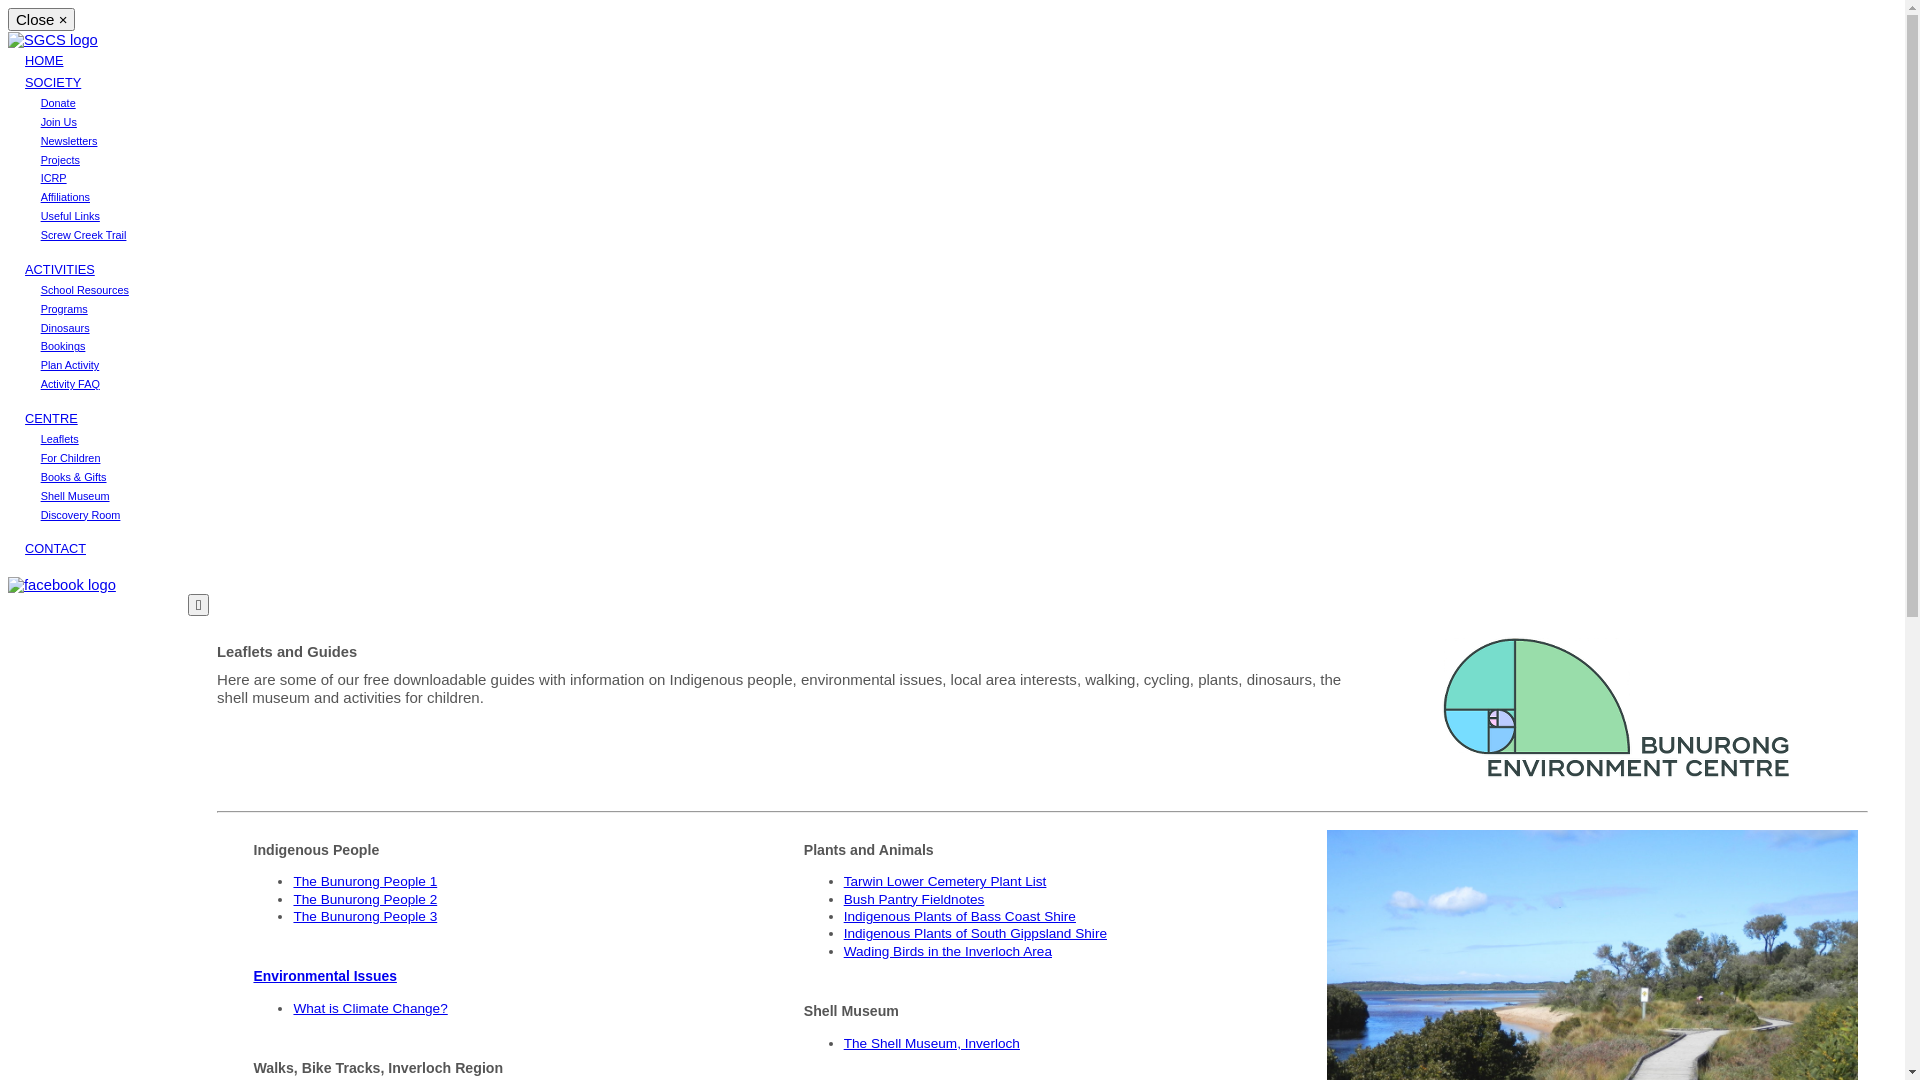 Image resolution: width=1920 pixels, height=1080 pixels. I want to click on 'Indigenous Plants of South Gippsland Shire', so click(844, 933).